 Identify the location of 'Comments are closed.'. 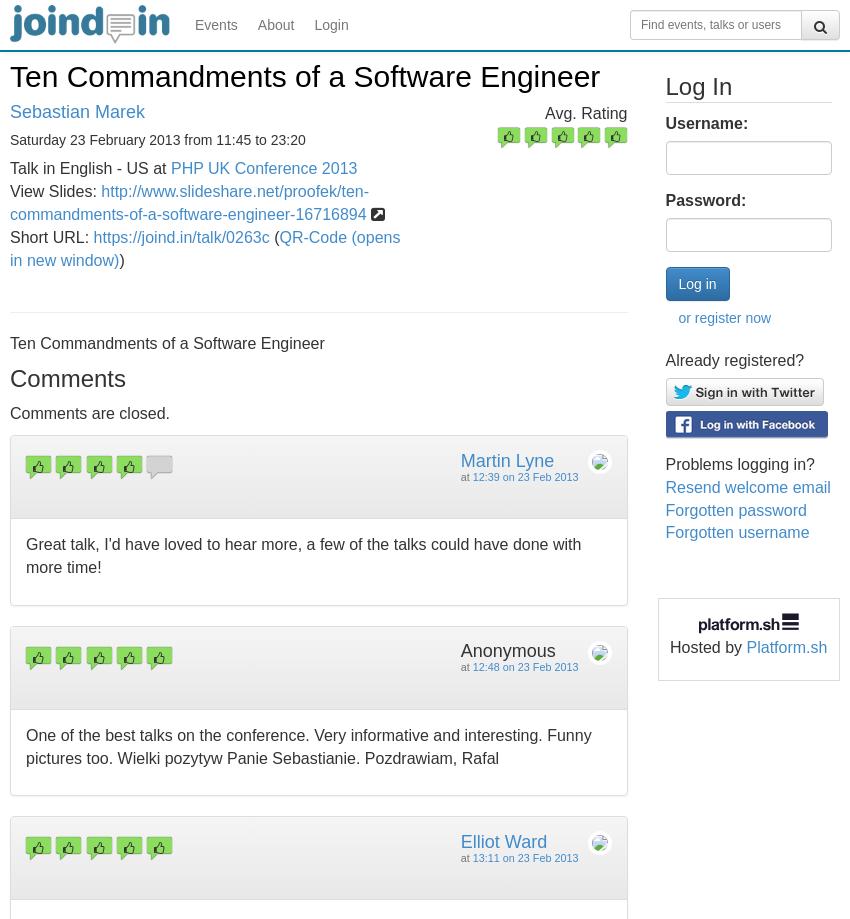
(89, 412).